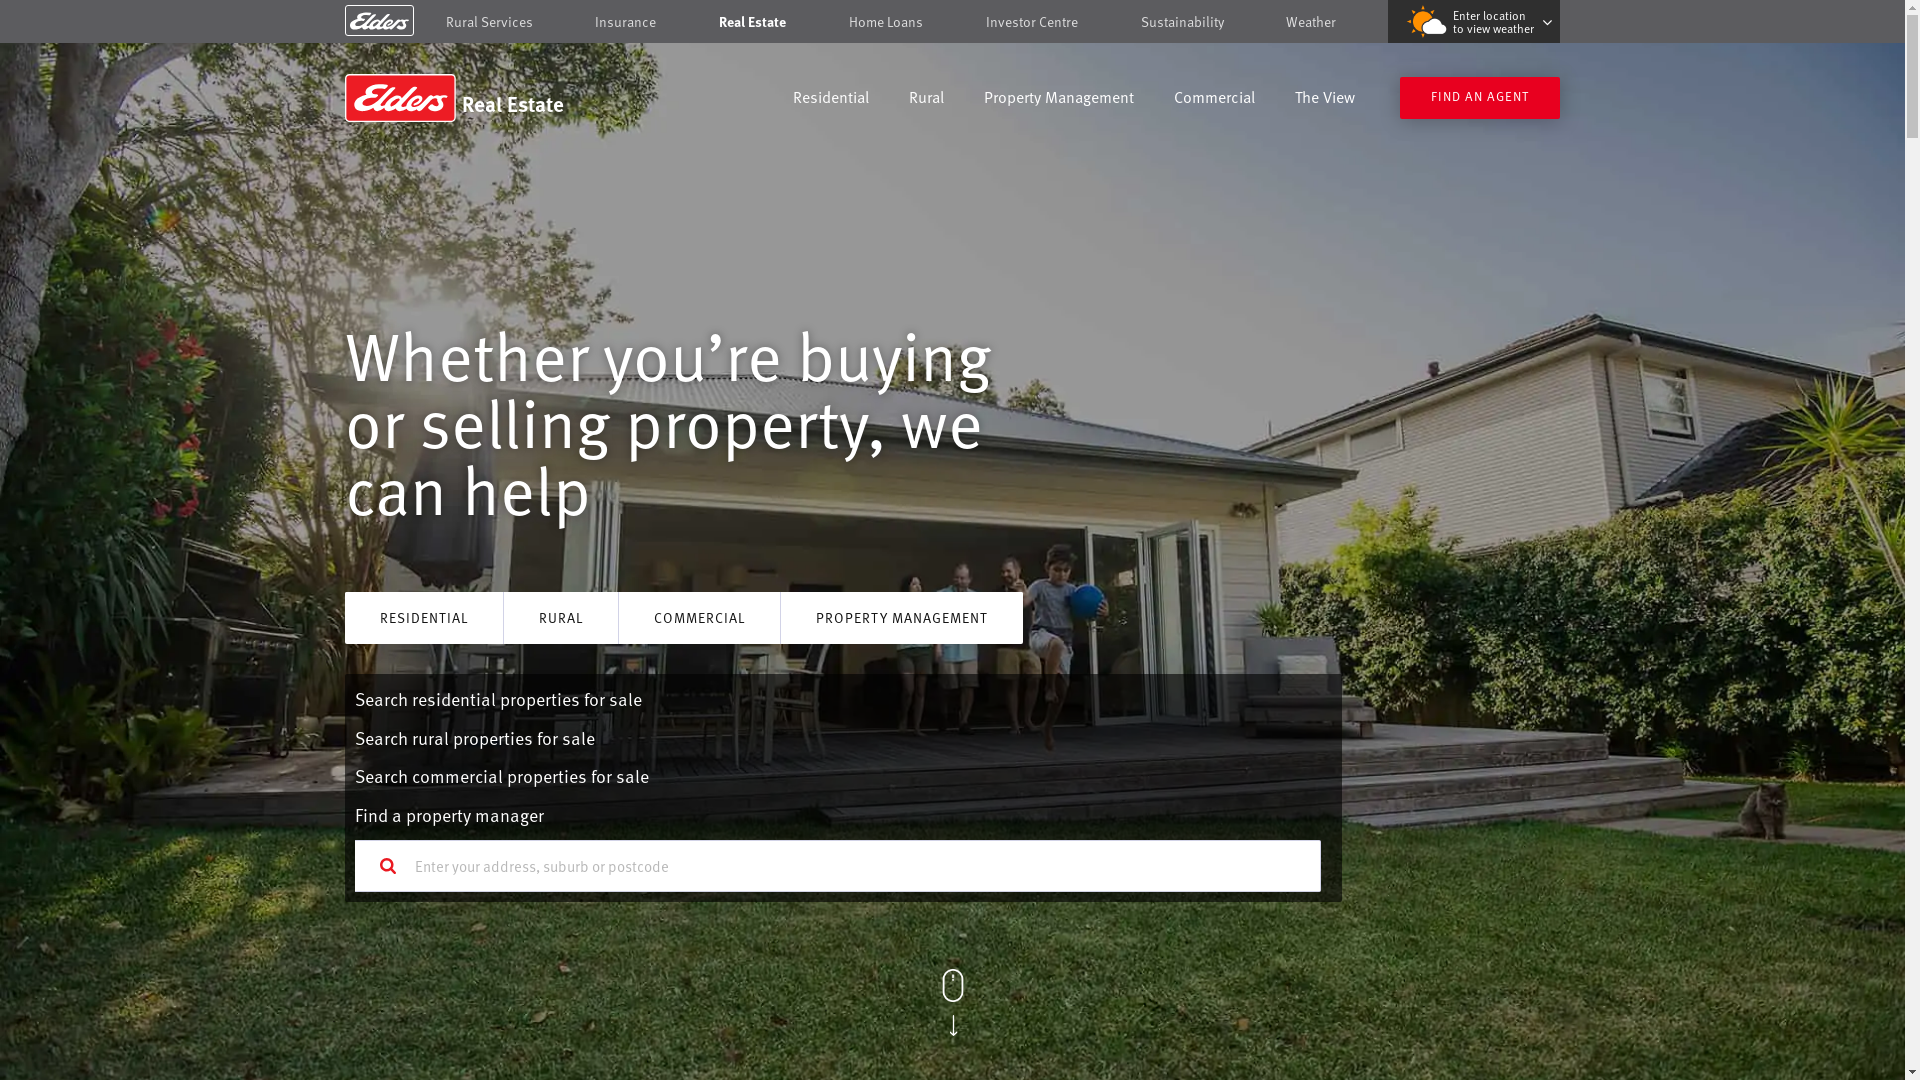  Describe the element at coordinates (1058, 99) in the screenshot. I see `'Property Management'` at that location.